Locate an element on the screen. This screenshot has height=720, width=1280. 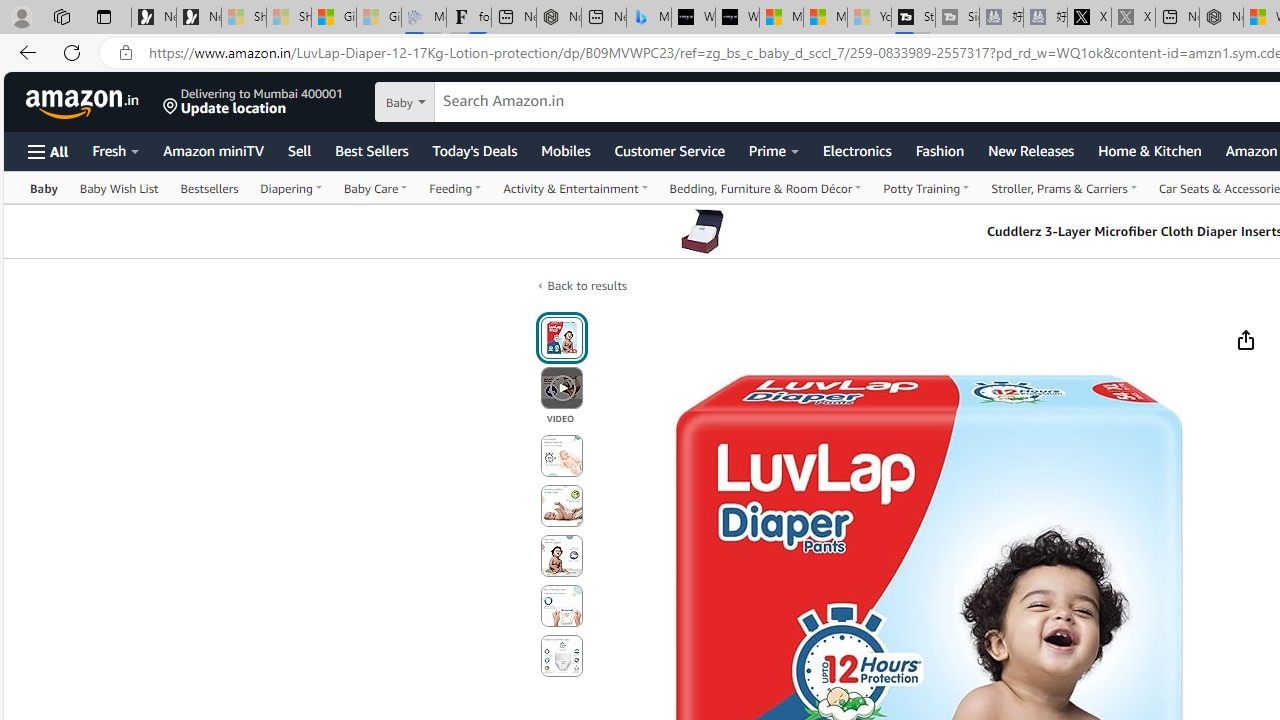
'Newsletter Sign Up' is located at coordinates (199, 17).